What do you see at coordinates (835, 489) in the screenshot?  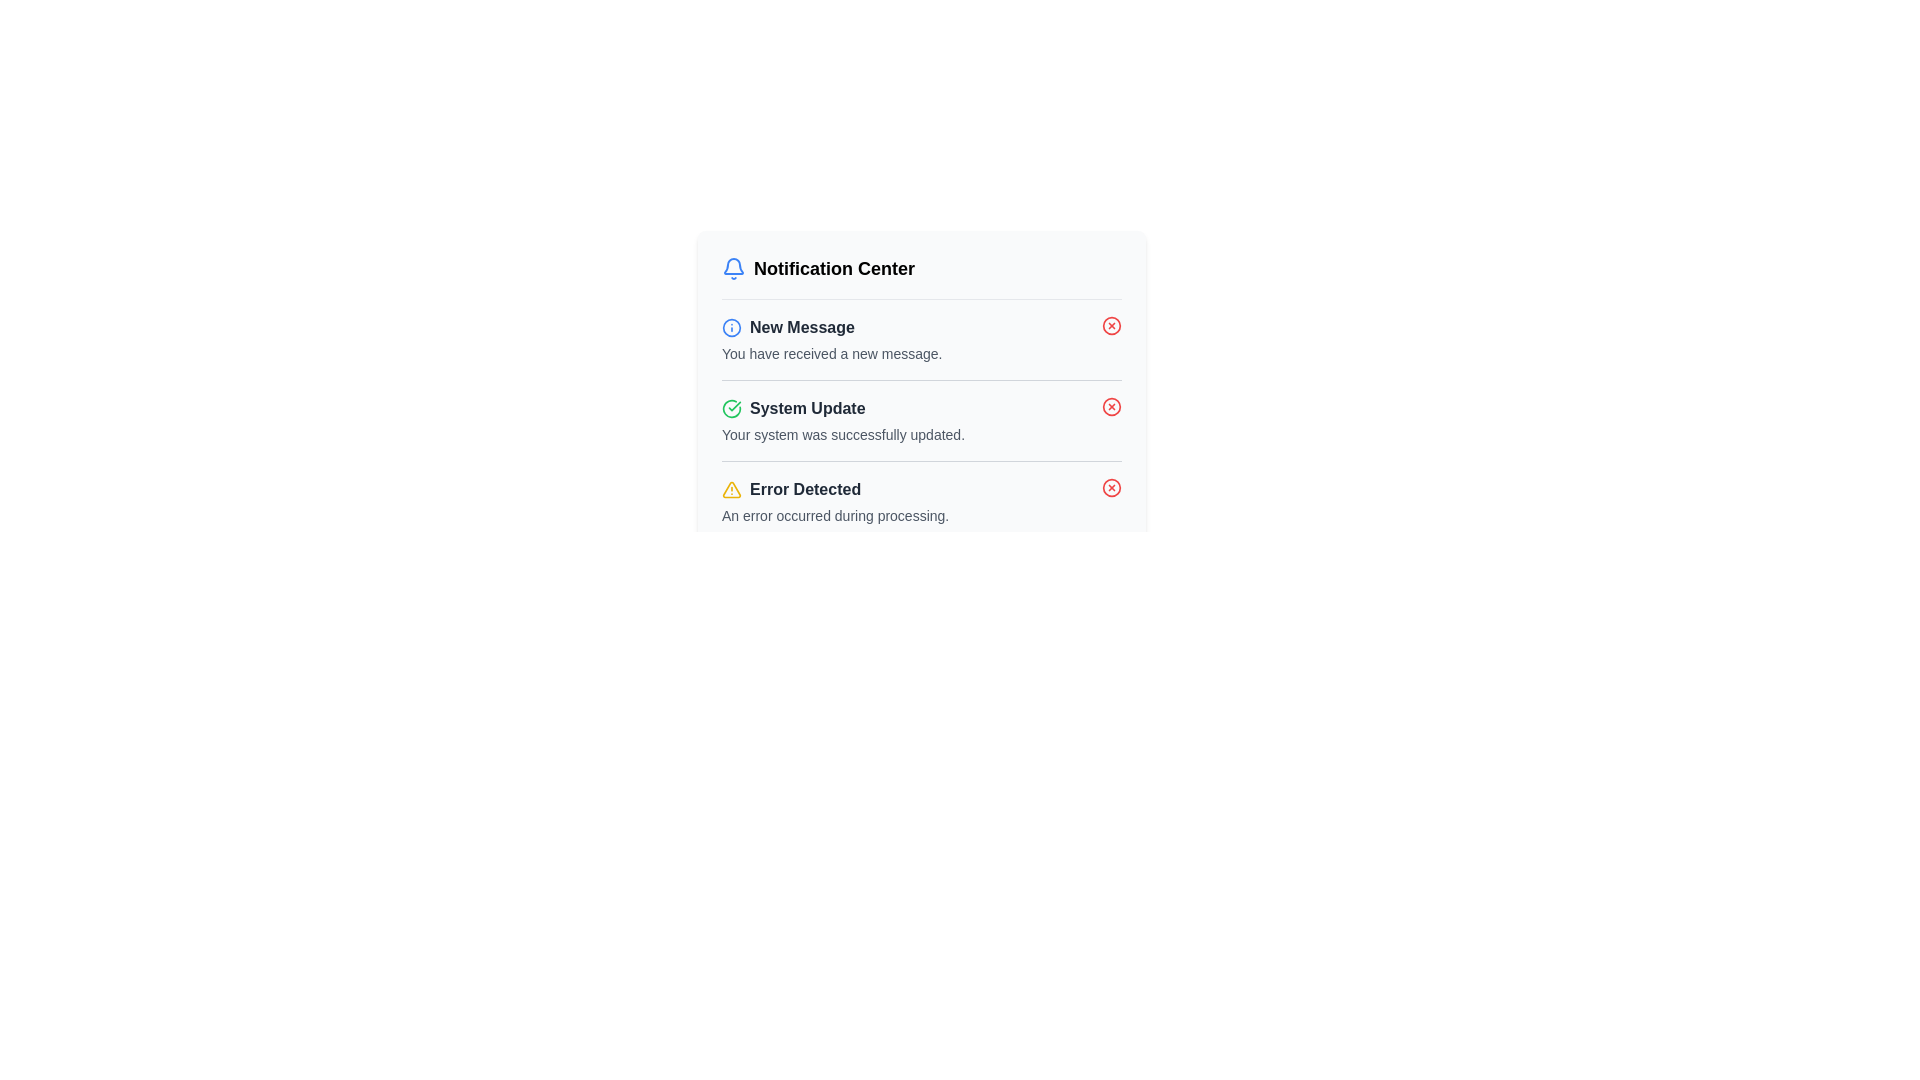 I see `error message displayed in the text label indicating an error alert in the notification panel, located between the 'System Update' notification and its description` at bounding box center [835, 489].